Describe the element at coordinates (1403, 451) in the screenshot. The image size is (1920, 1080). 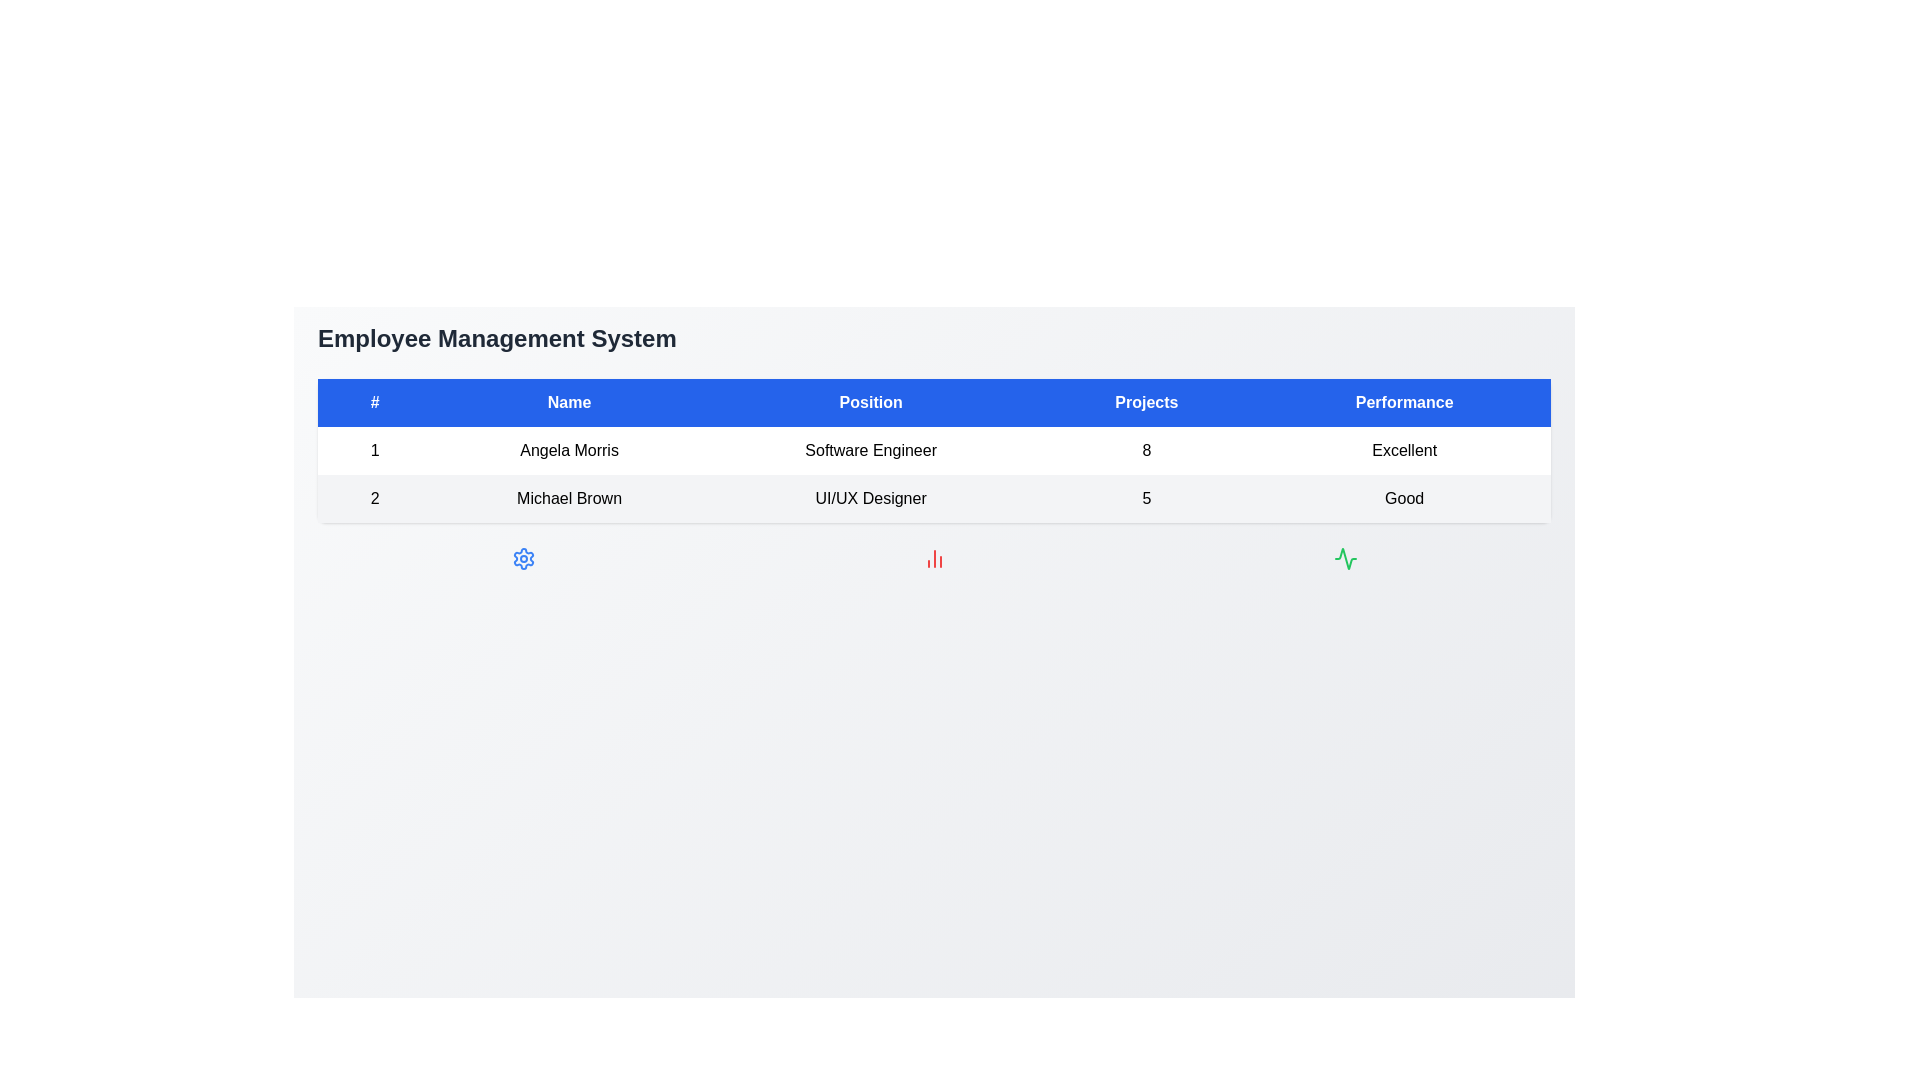
I see `the text label 'Excellent' in the 'Performance' column of the employee entry for 'Angela Morris'` at that location.